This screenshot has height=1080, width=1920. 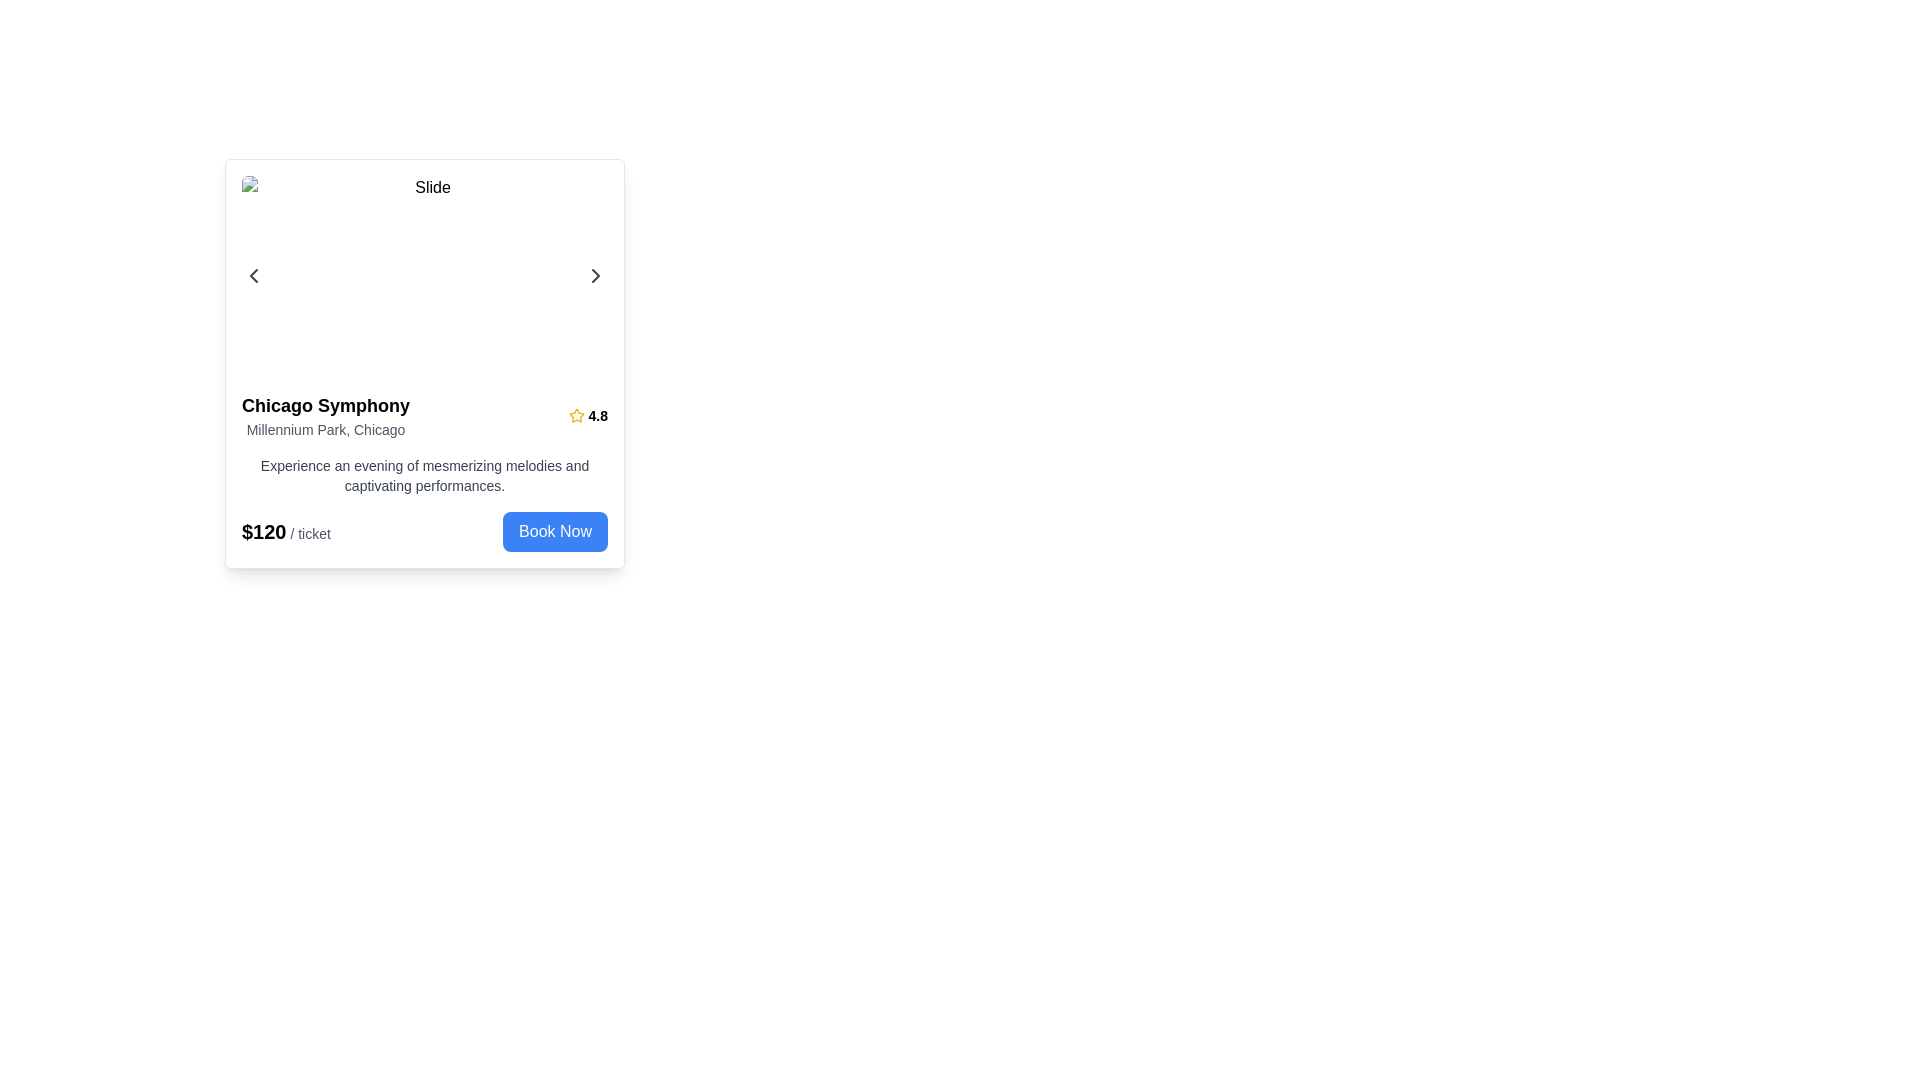 What do you see at coordinates (326, 428) in the screenshot?
I see `text label providing a location description related to the 'Chicago Symphony' event, positioned directly below the 'Chicago Symphony' text in the upper-left area of the card interface` at bounding box center [326, 428].